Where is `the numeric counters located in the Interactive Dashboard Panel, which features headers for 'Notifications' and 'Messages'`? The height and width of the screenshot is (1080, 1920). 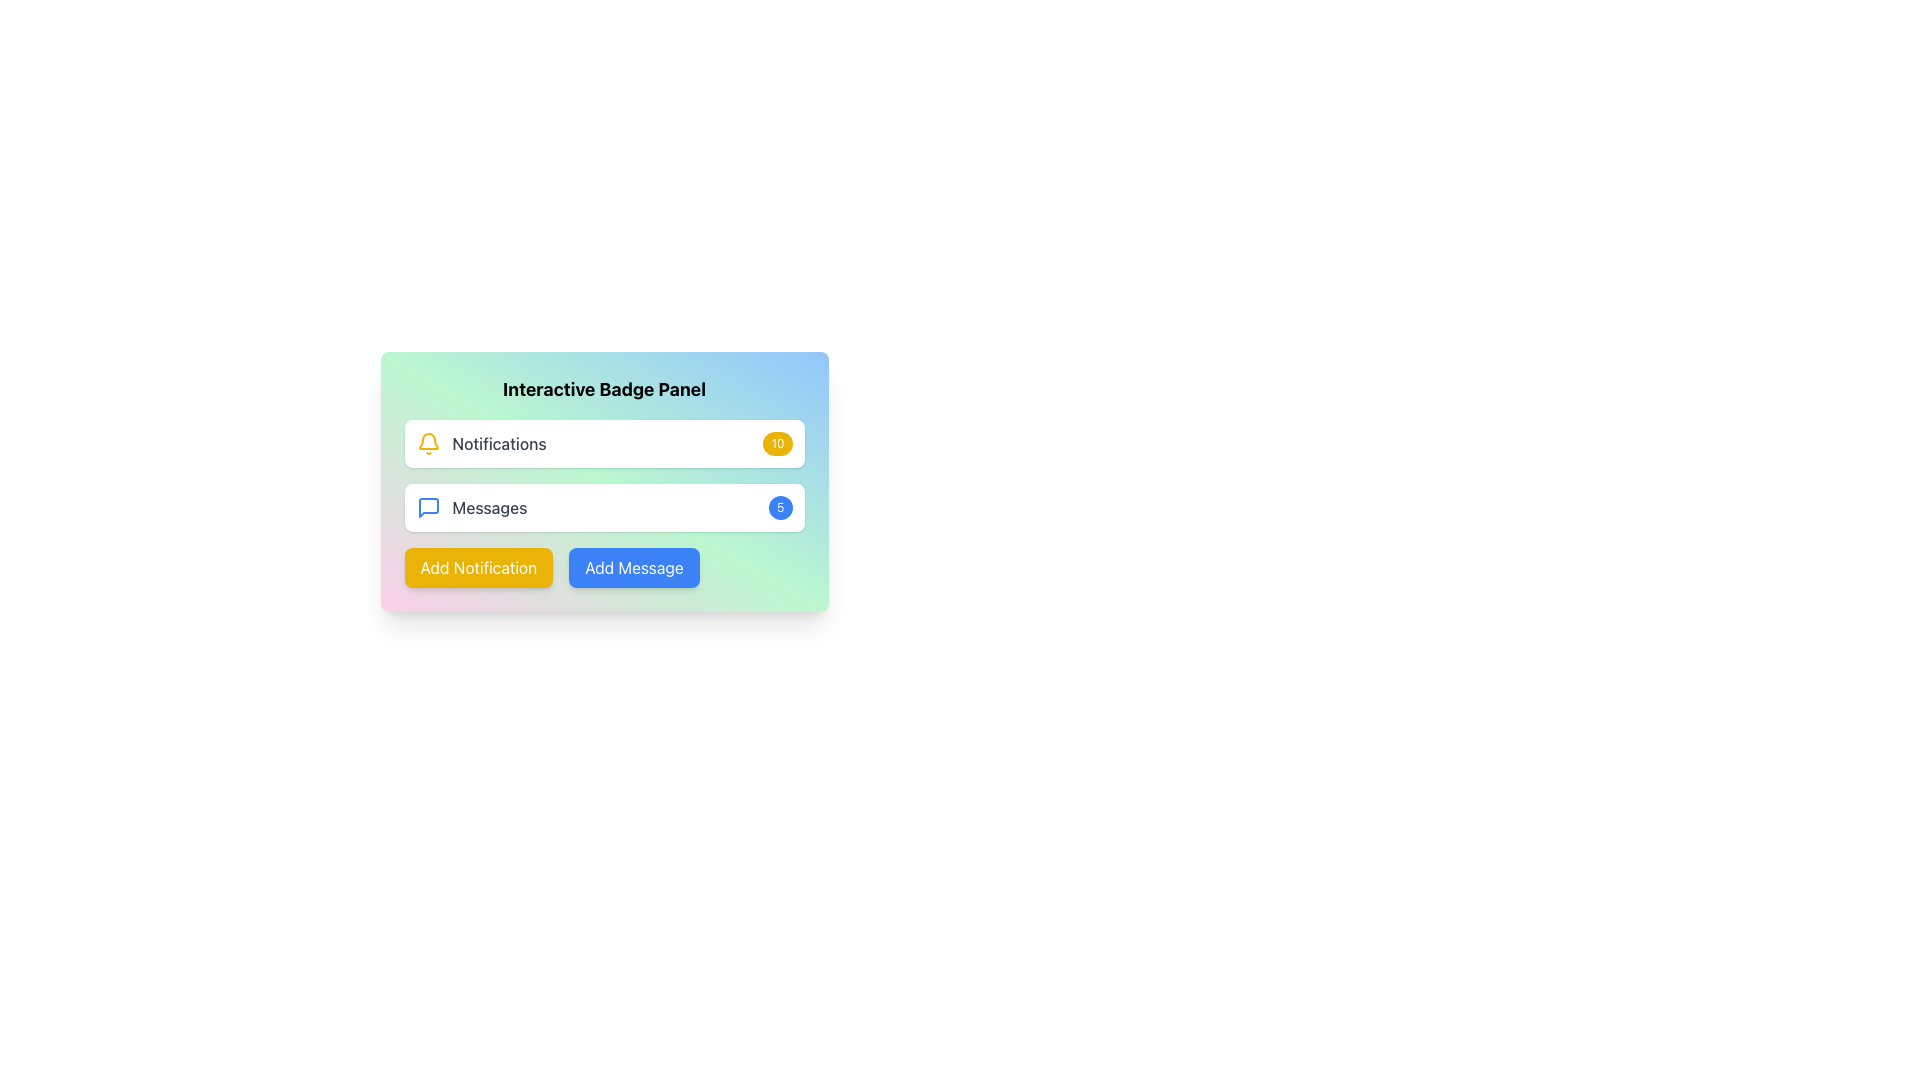
the numeric counters located in the Interactive Dashboard Panel, which features headers for 'Notifications' and 'Messages' is located at coordinates (603, 526).